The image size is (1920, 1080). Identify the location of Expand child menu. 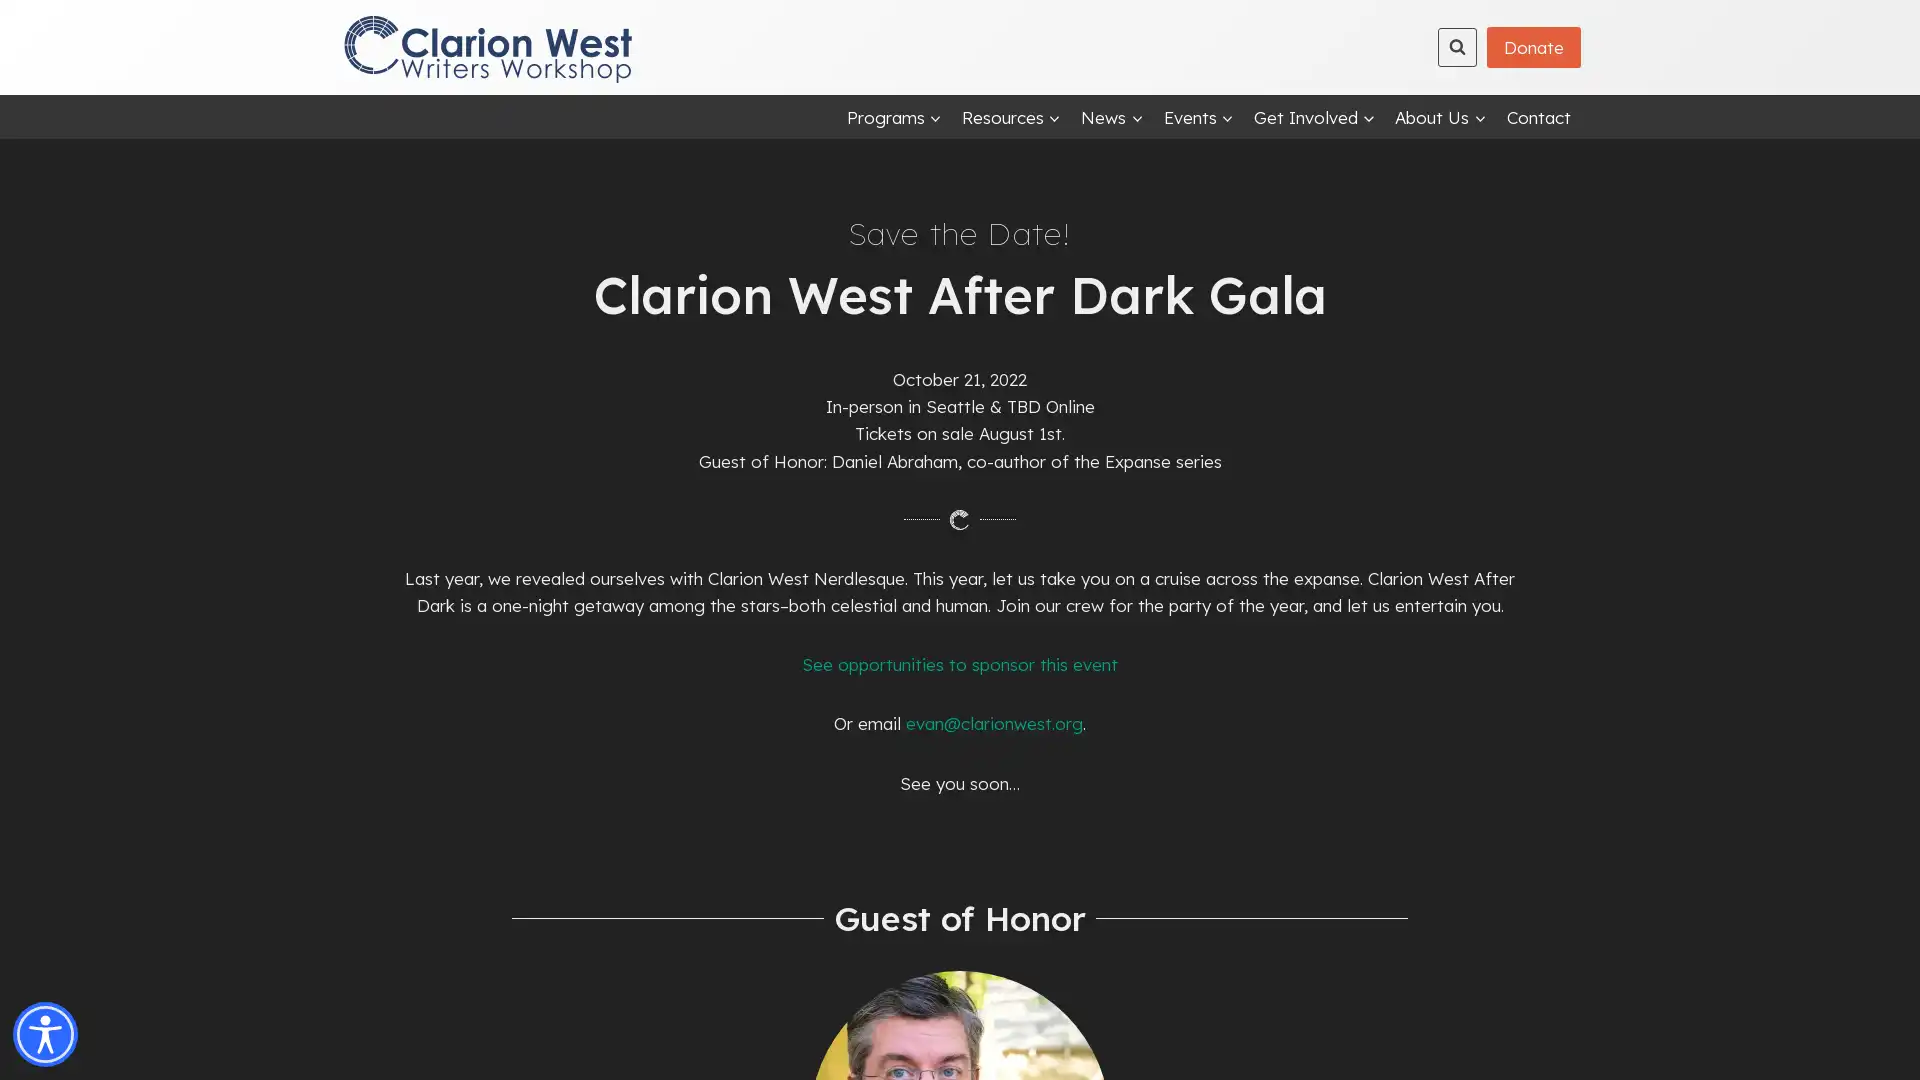
(1011, 116).